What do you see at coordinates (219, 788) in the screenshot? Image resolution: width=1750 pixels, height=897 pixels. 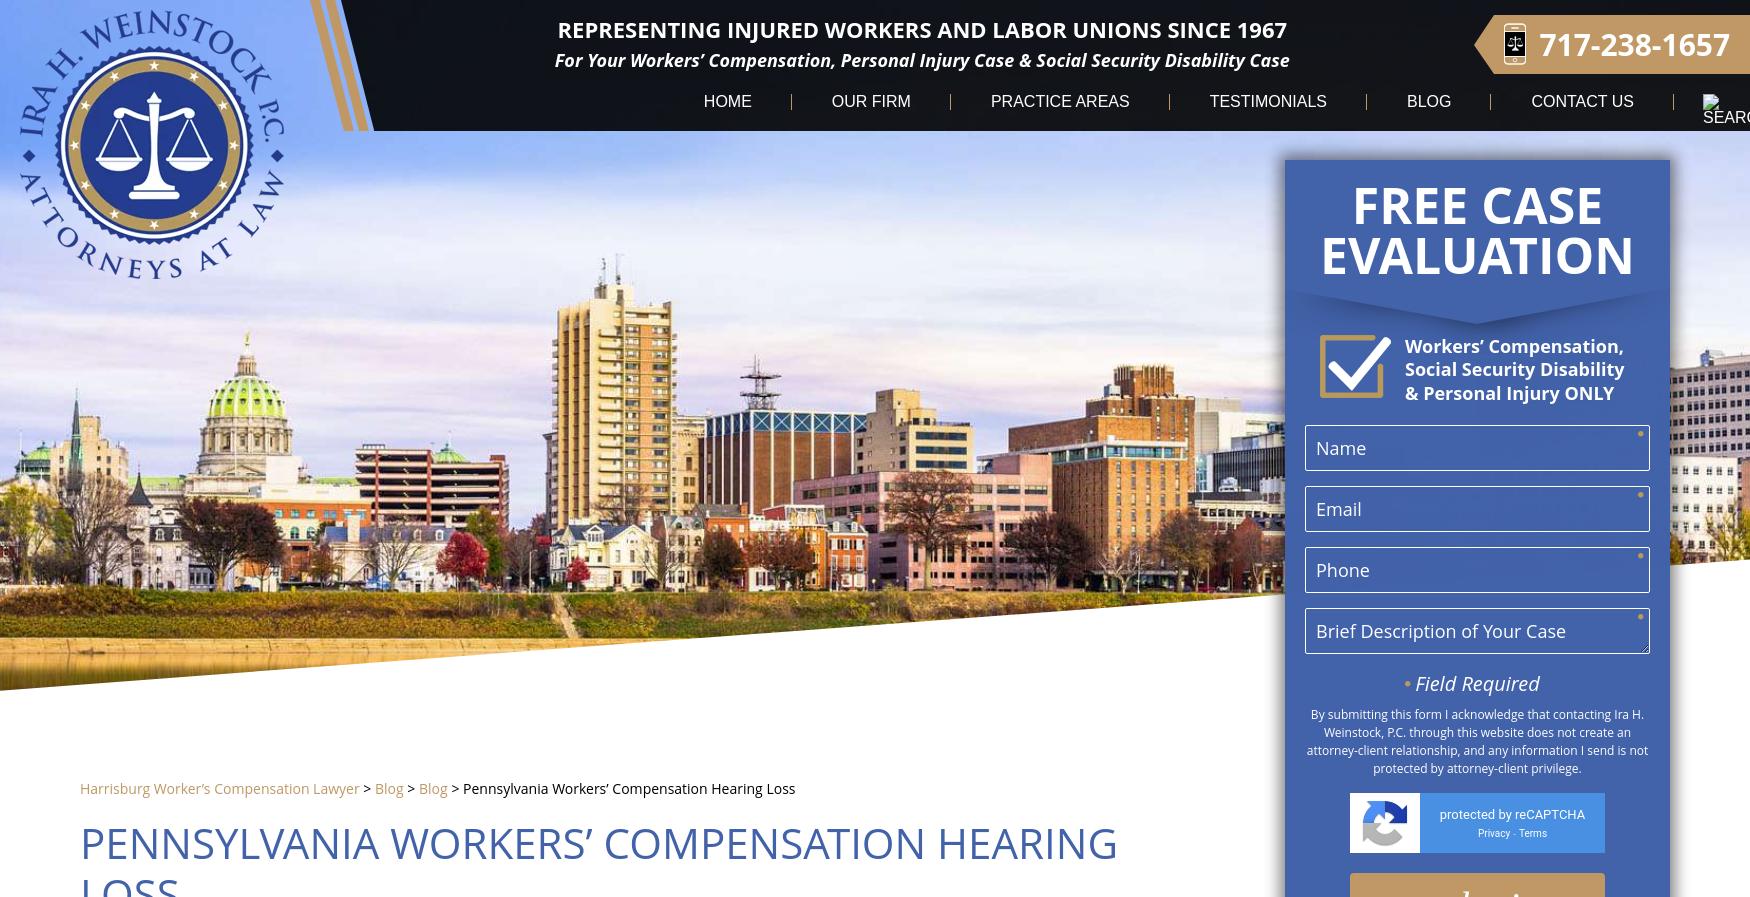 I see `'Harrisburg Worker’s Compensation Lawyer'` at bounding box center [219, 788].